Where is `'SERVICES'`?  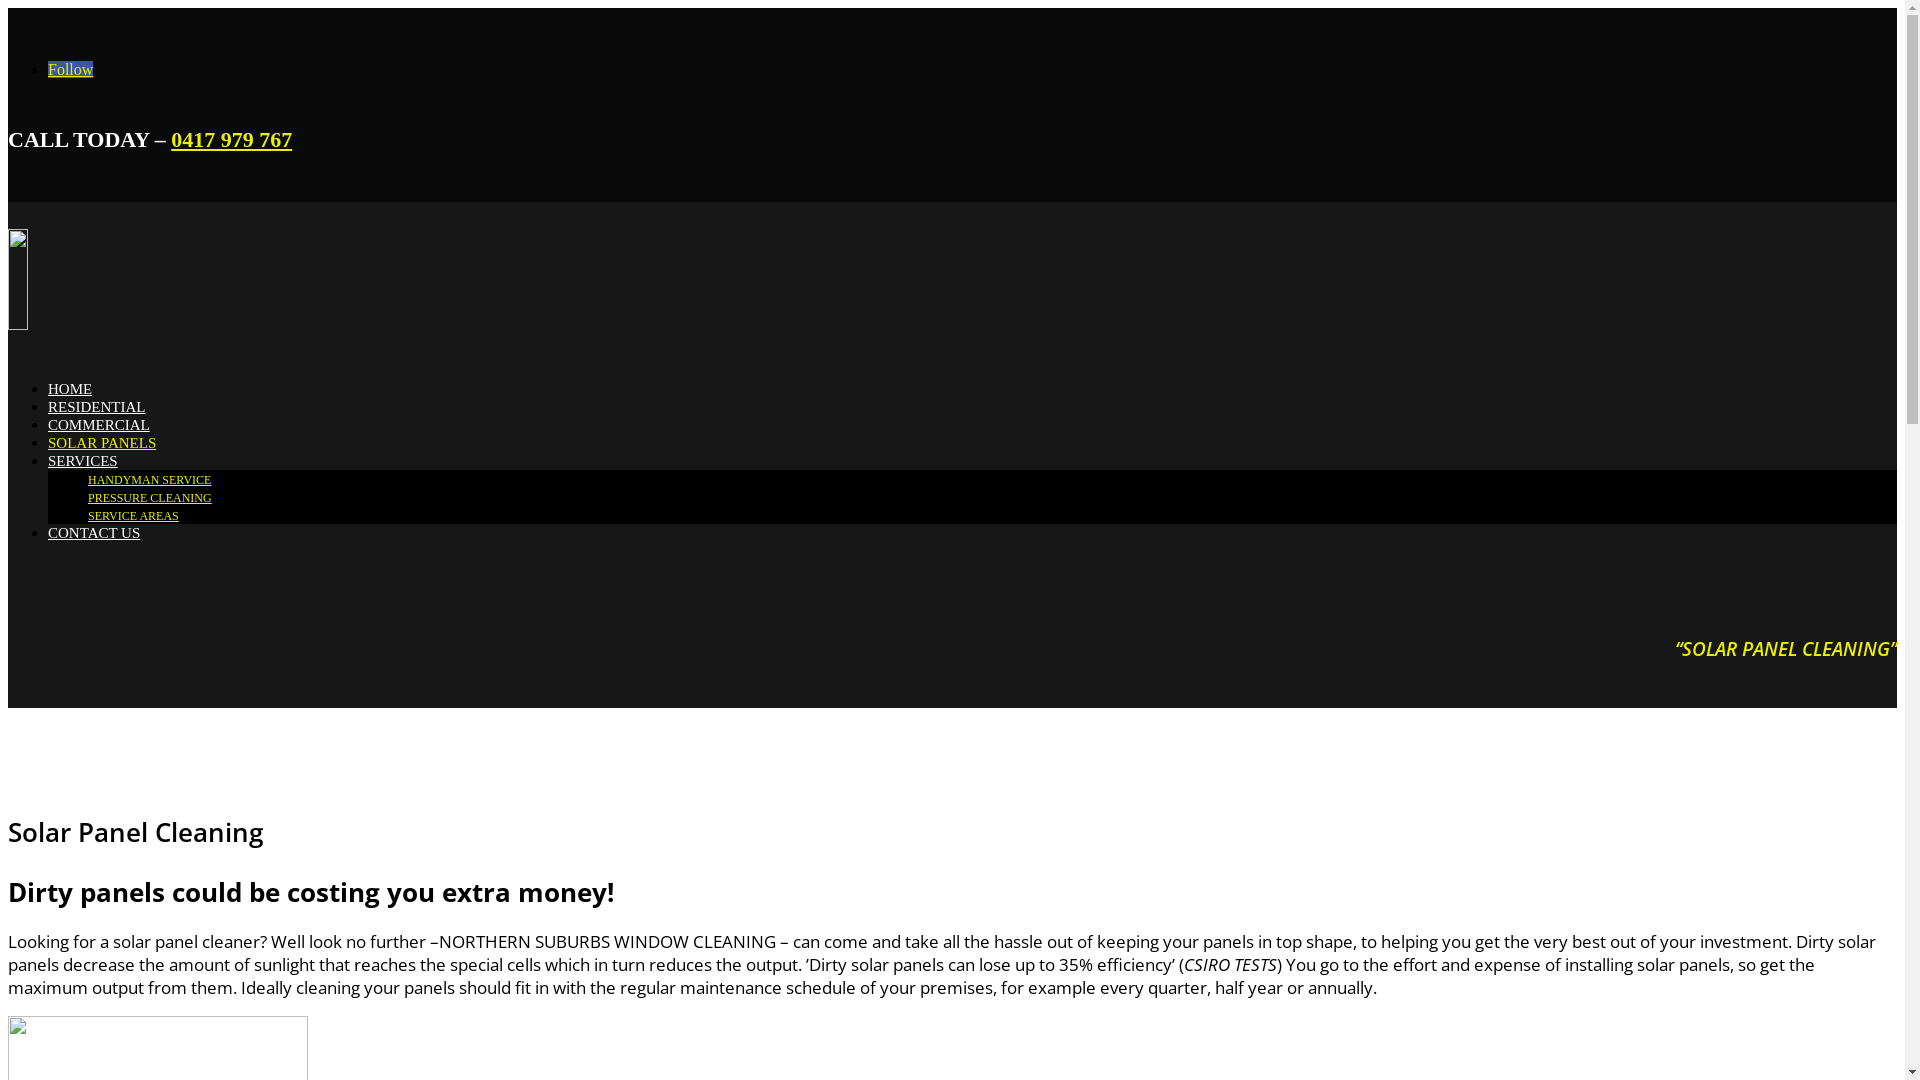
'SERVICES' is located at coordinates (81, 461).